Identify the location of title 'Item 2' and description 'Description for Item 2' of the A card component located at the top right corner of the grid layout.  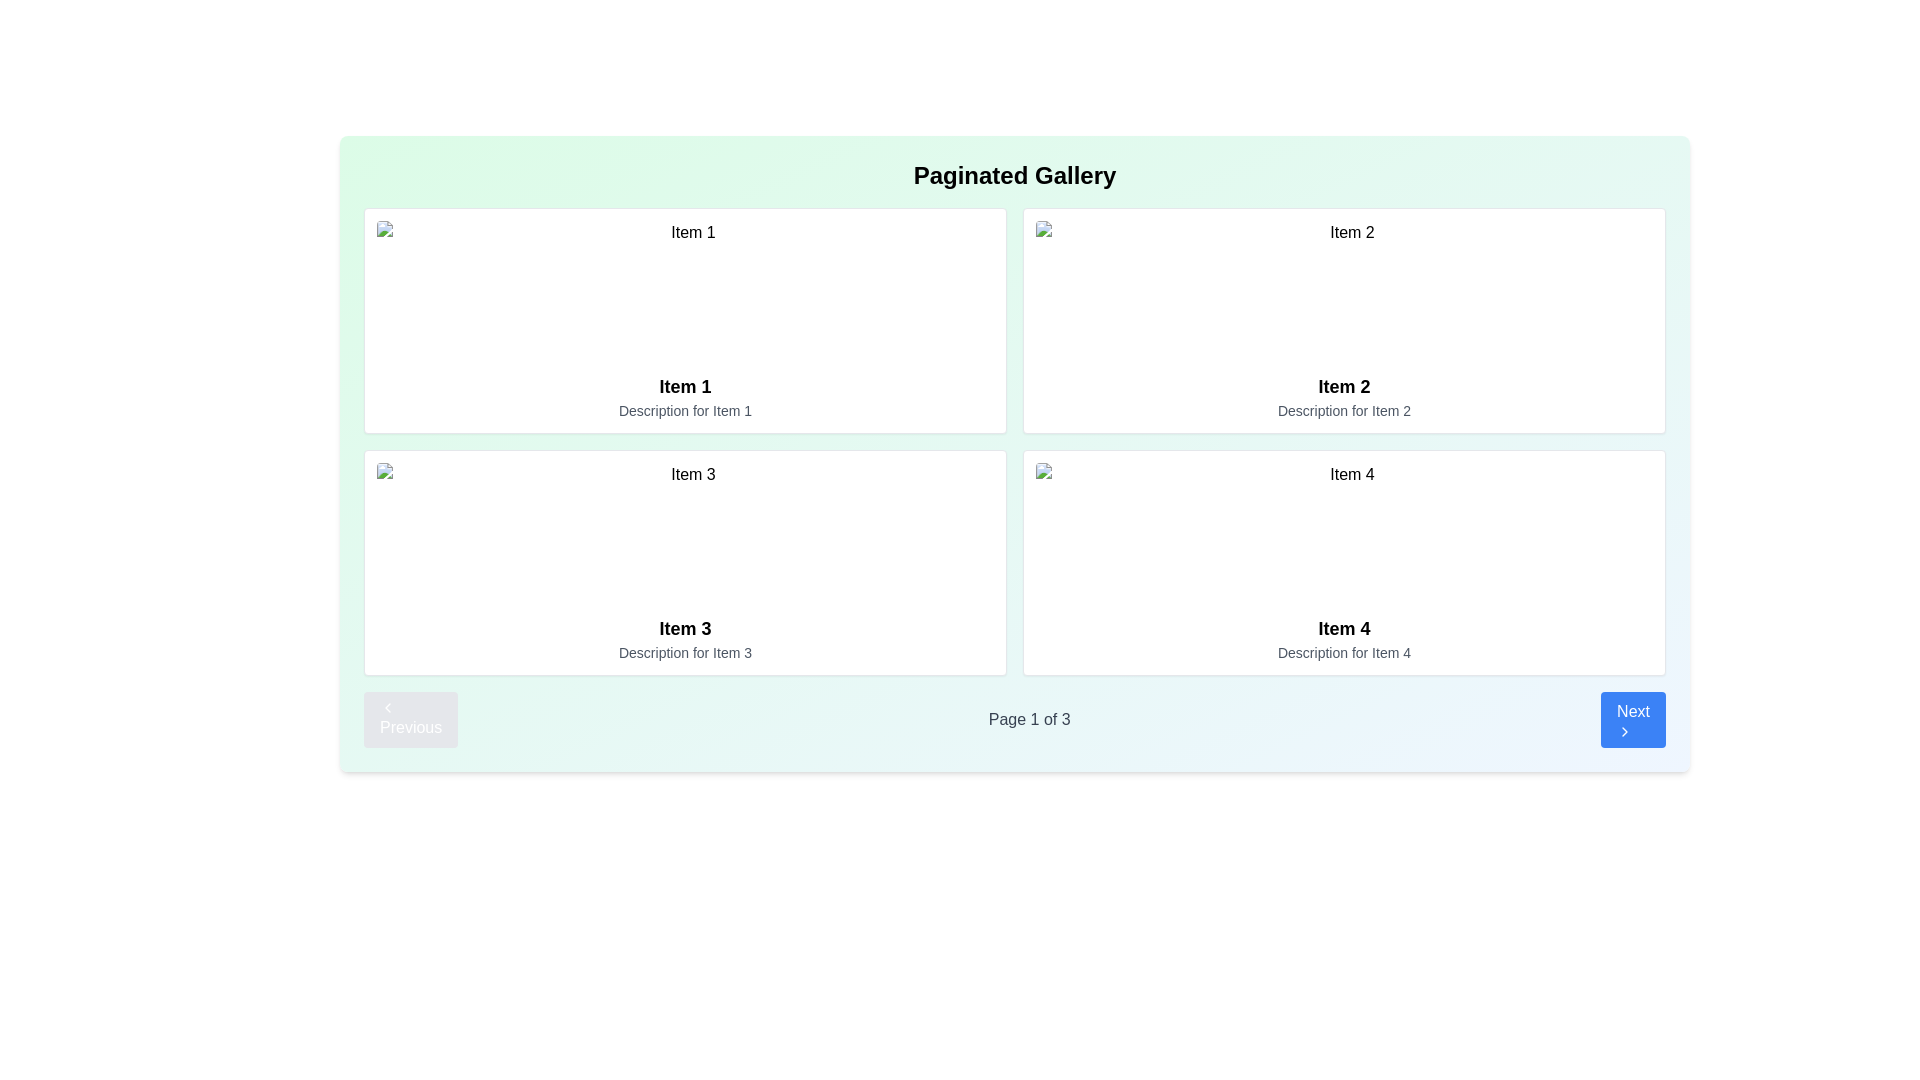
(1344, 319).